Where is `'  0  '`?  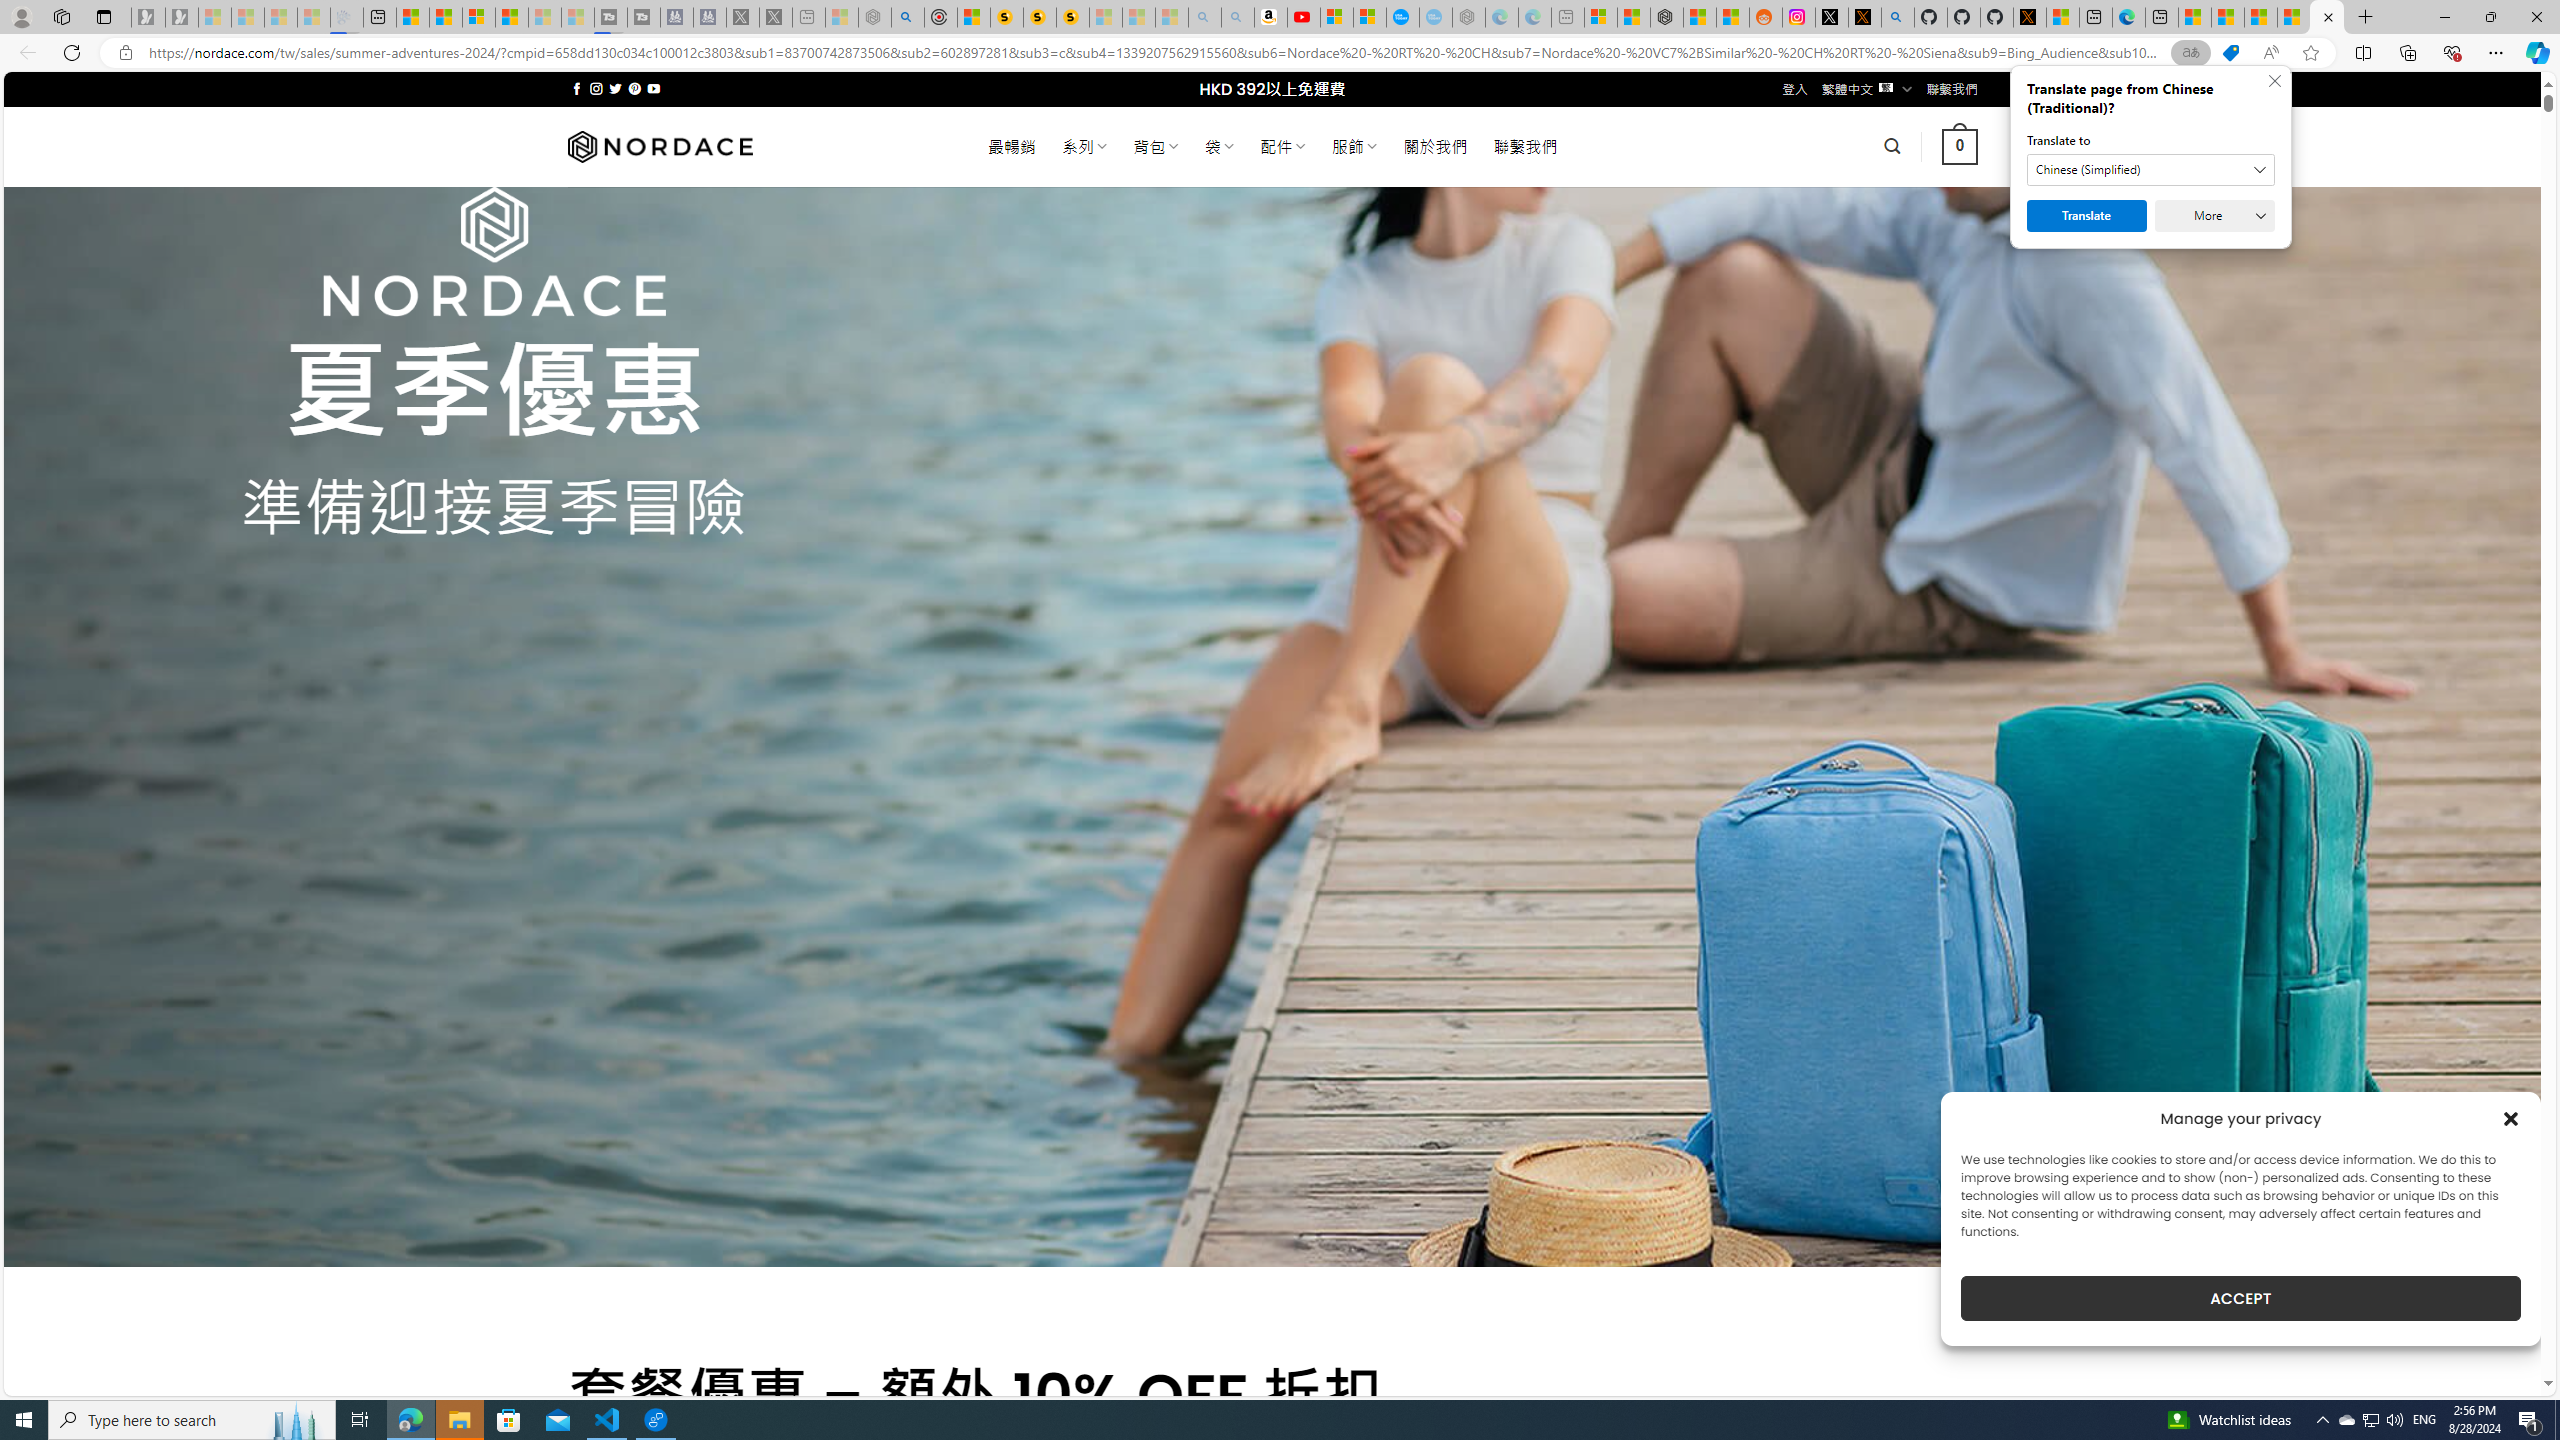
'  0  ' is located at coordinates (1960, 145).